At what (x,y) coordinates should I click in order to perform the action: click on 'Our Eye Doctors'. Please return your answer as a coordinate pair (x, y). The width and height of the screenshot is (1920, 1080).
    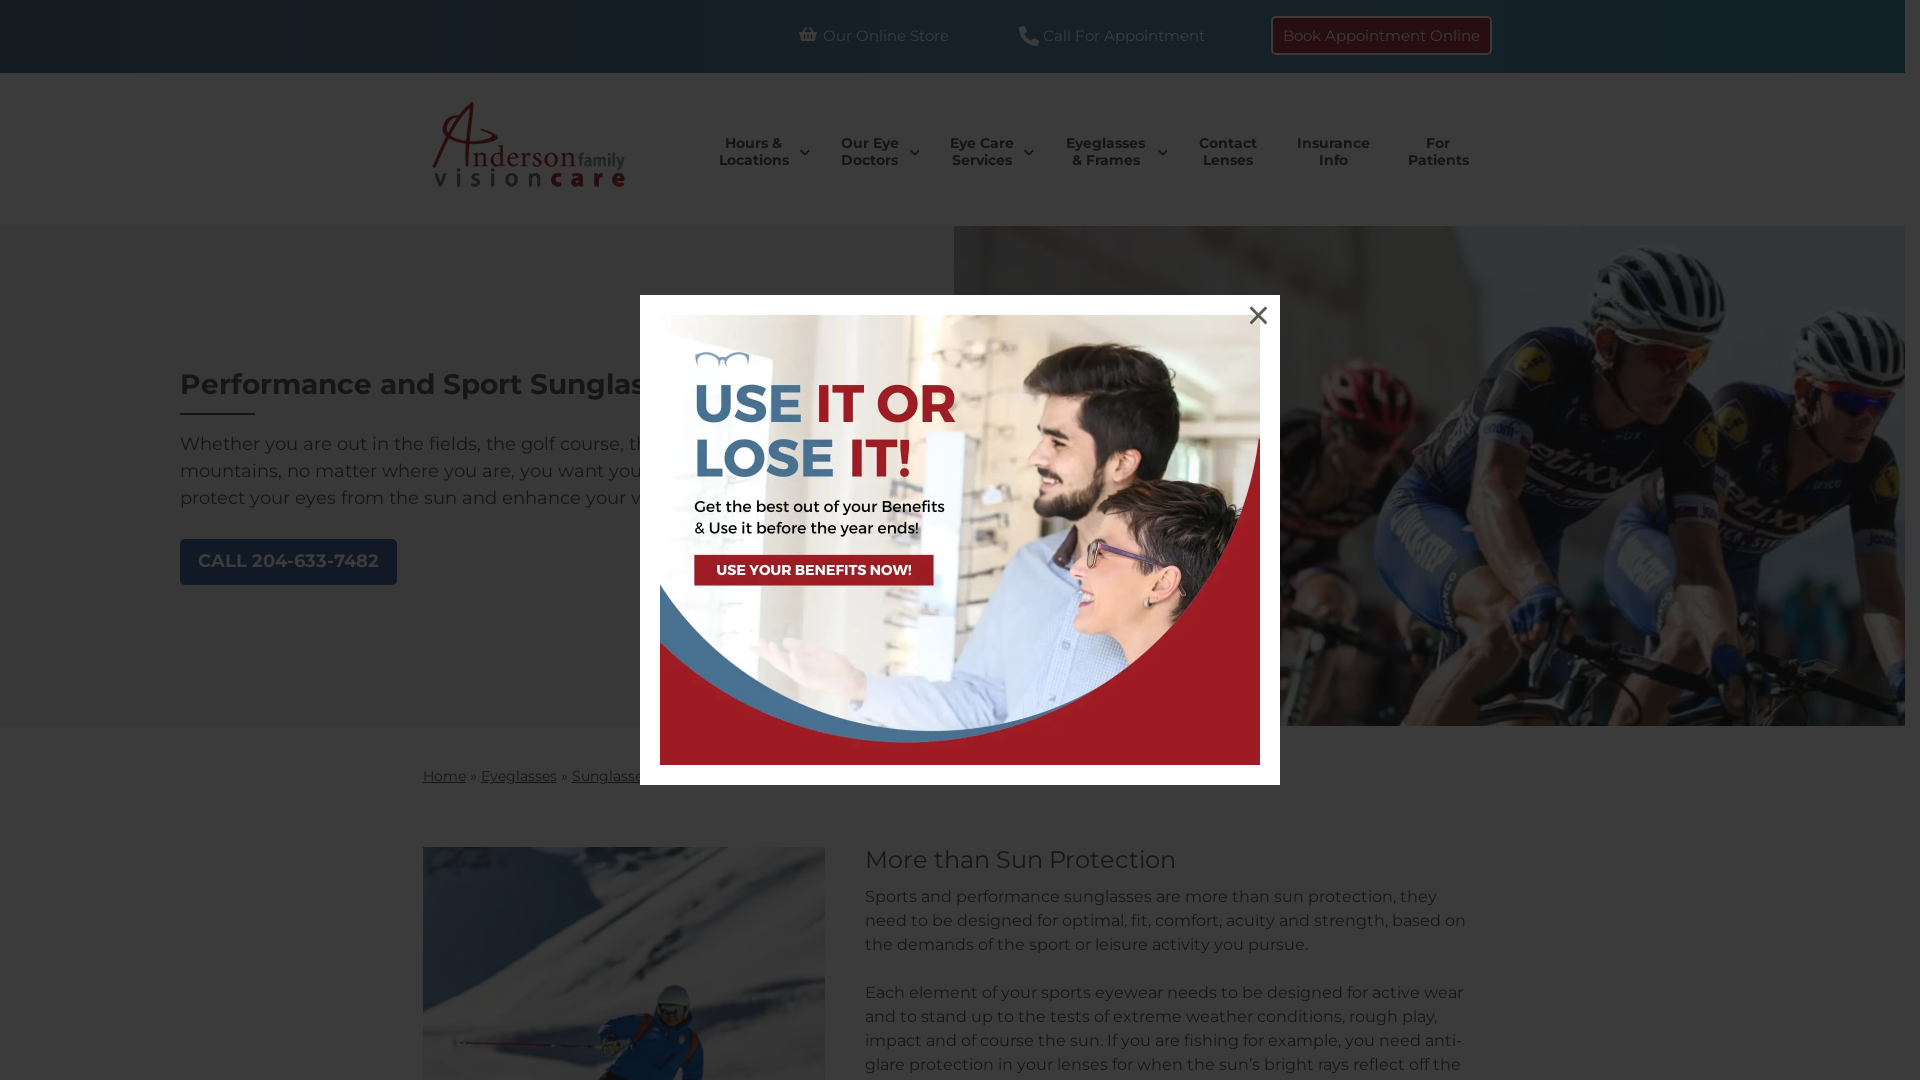
    Looking at the image, I should click on (874, 150).